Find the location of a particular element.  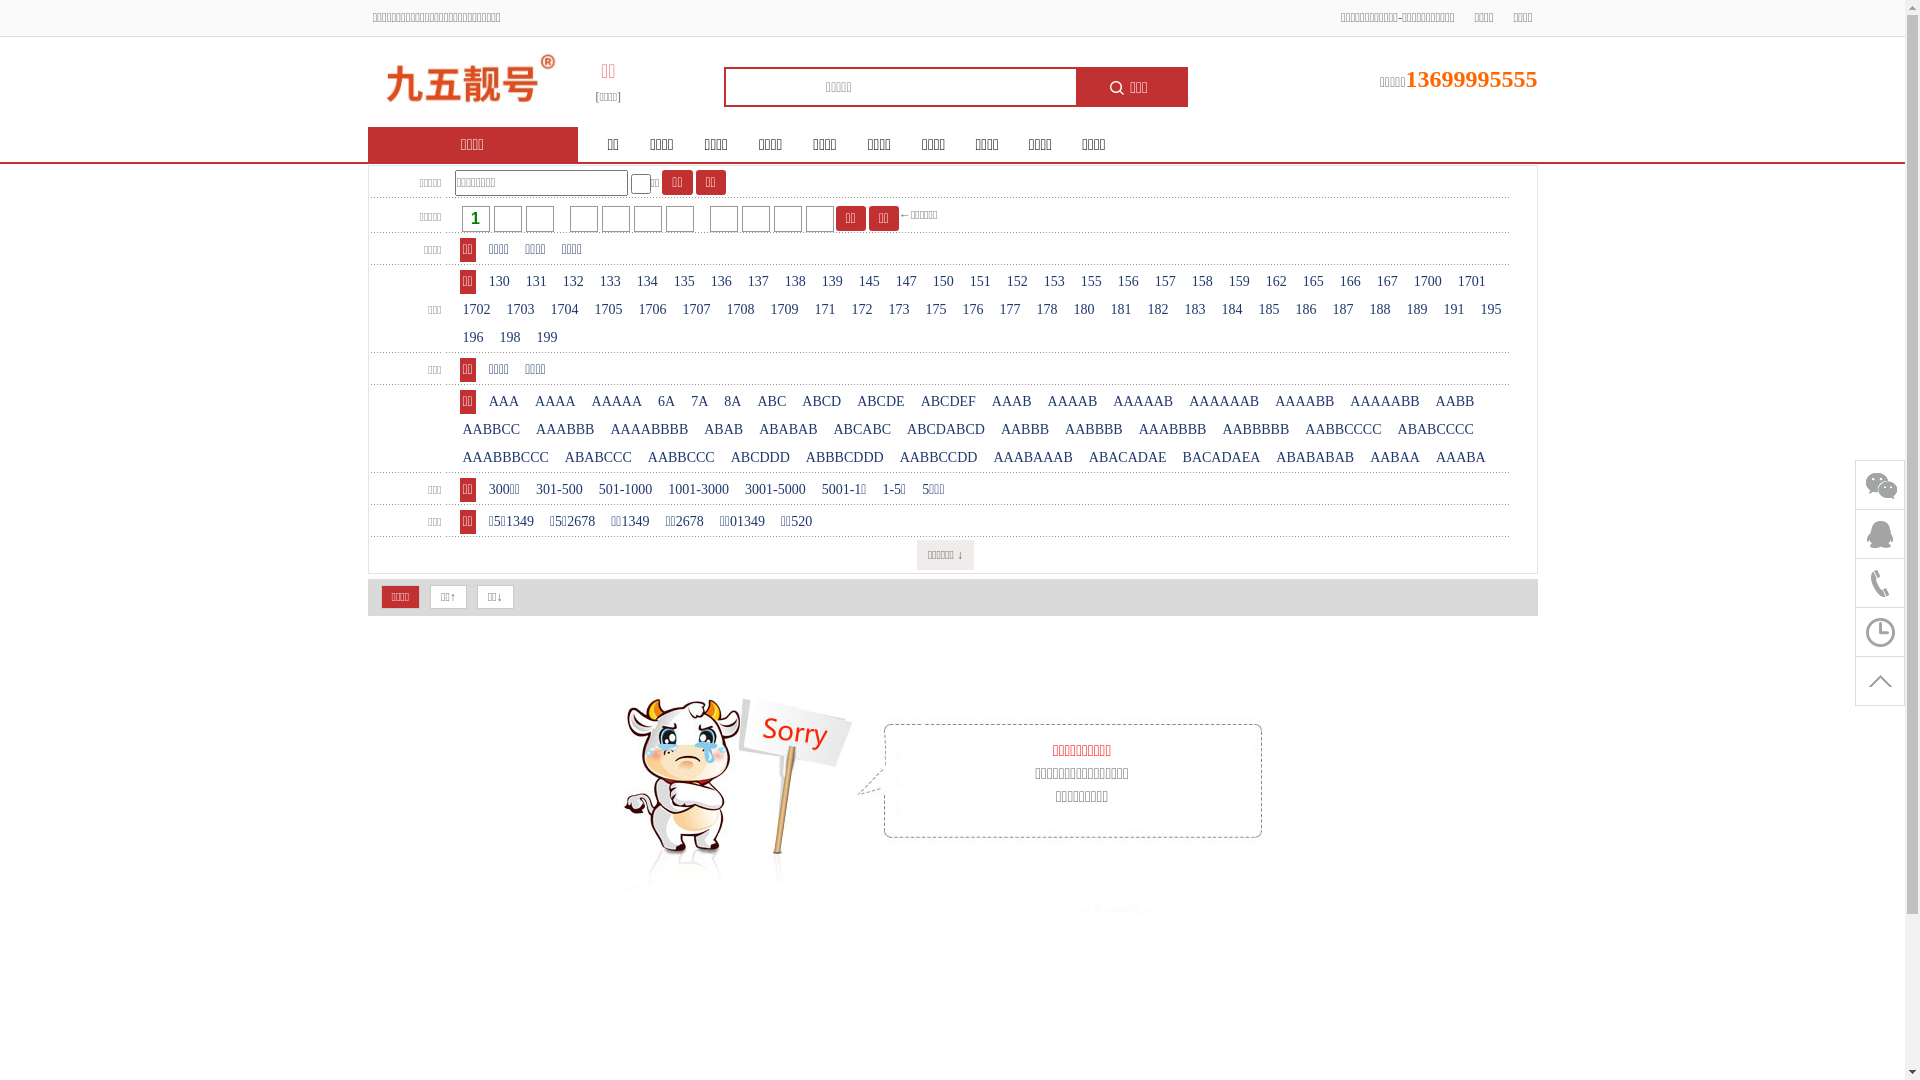

'155' is located at coordinates (1090, 281).